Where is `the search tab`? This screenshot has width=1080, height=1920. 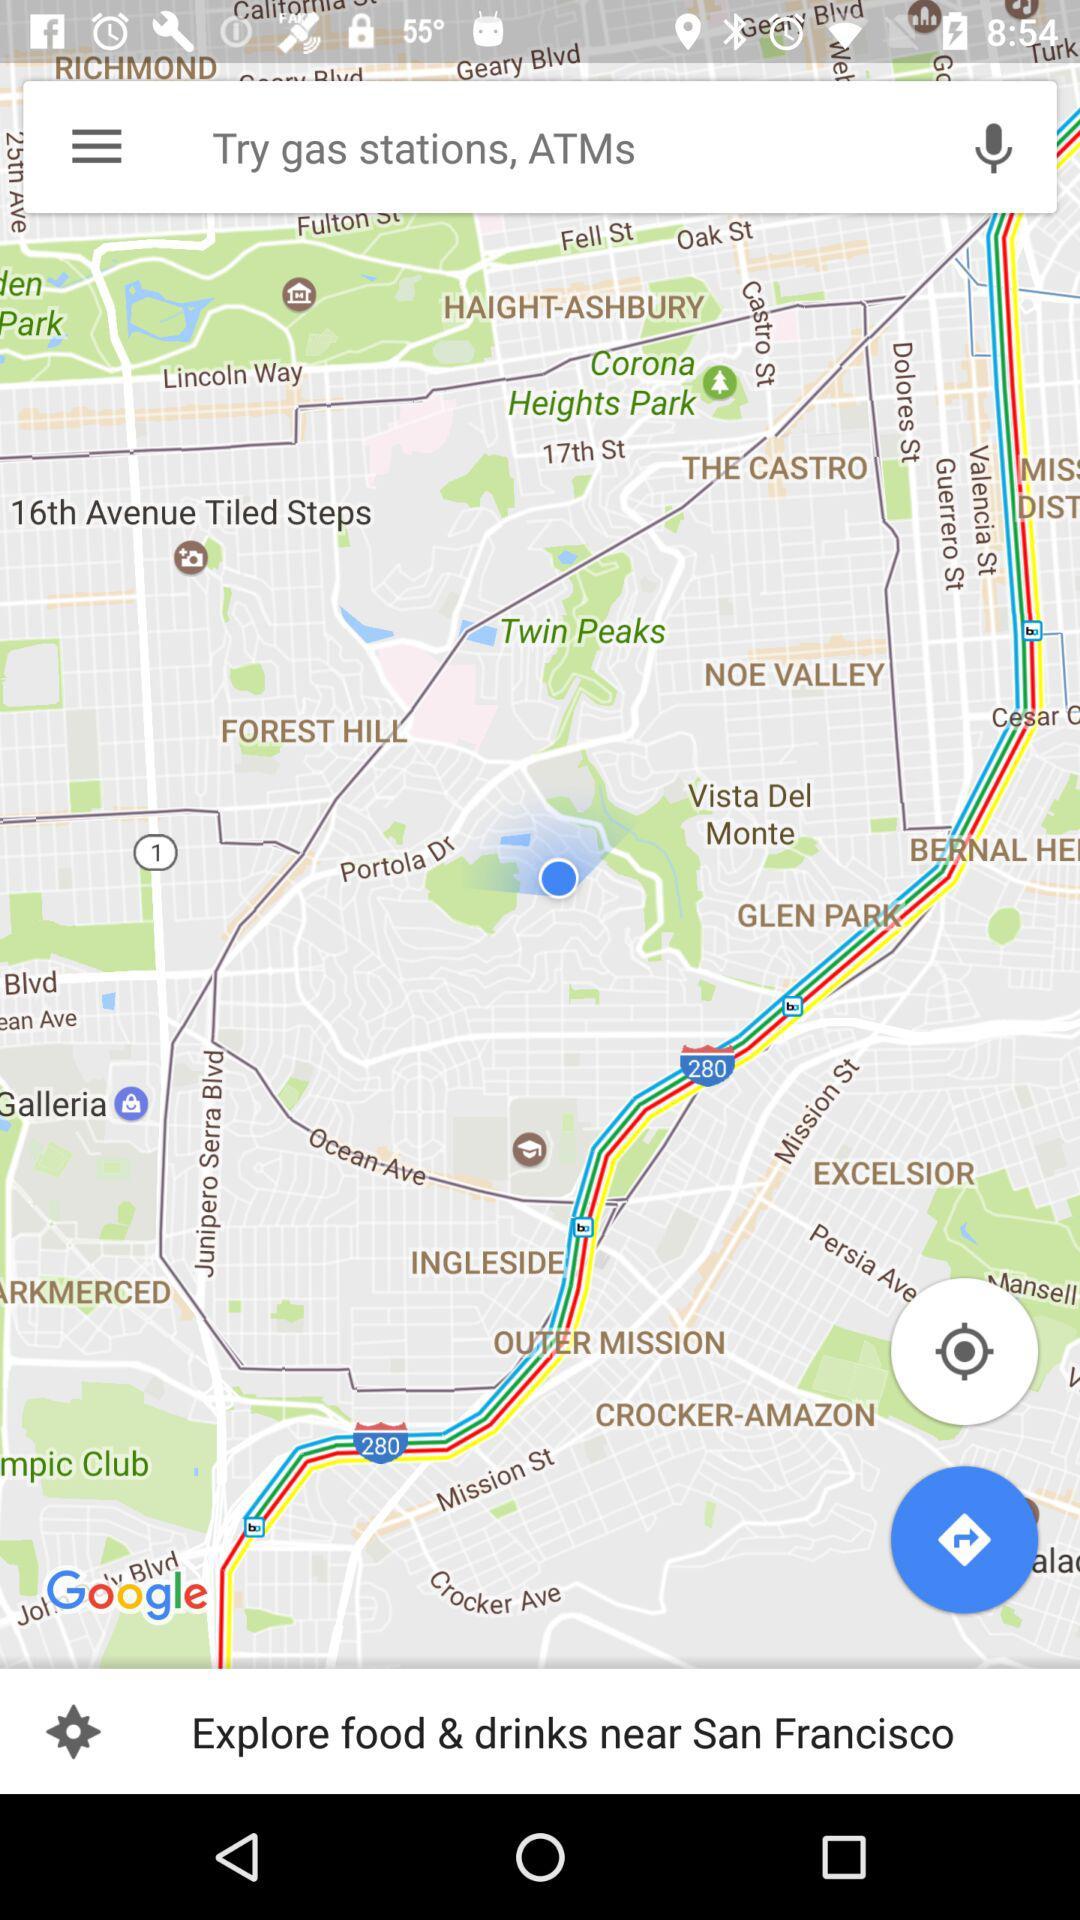 the search tab is located at coordinates (560, 146).